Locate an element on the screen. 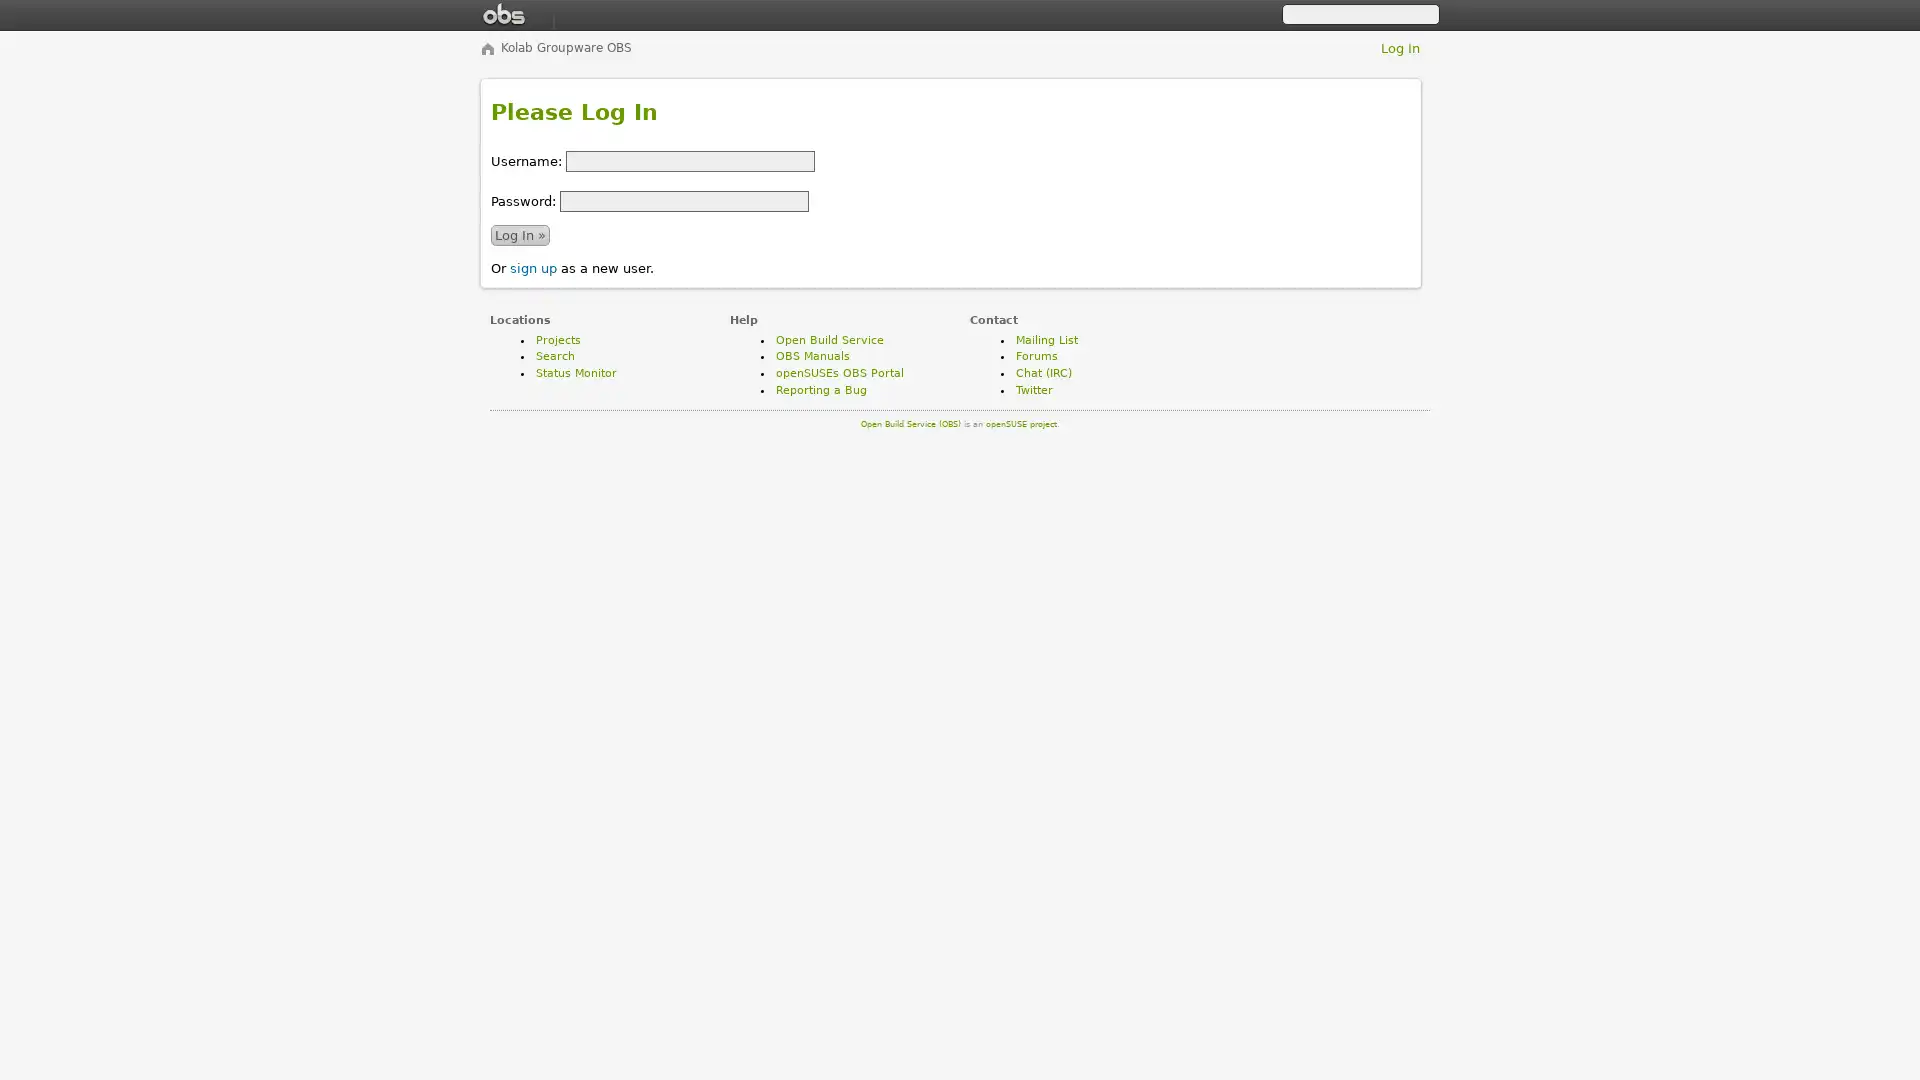 The height and width of the screenshot is (1080, 1920). Log In is located at coordinates (520, 233).